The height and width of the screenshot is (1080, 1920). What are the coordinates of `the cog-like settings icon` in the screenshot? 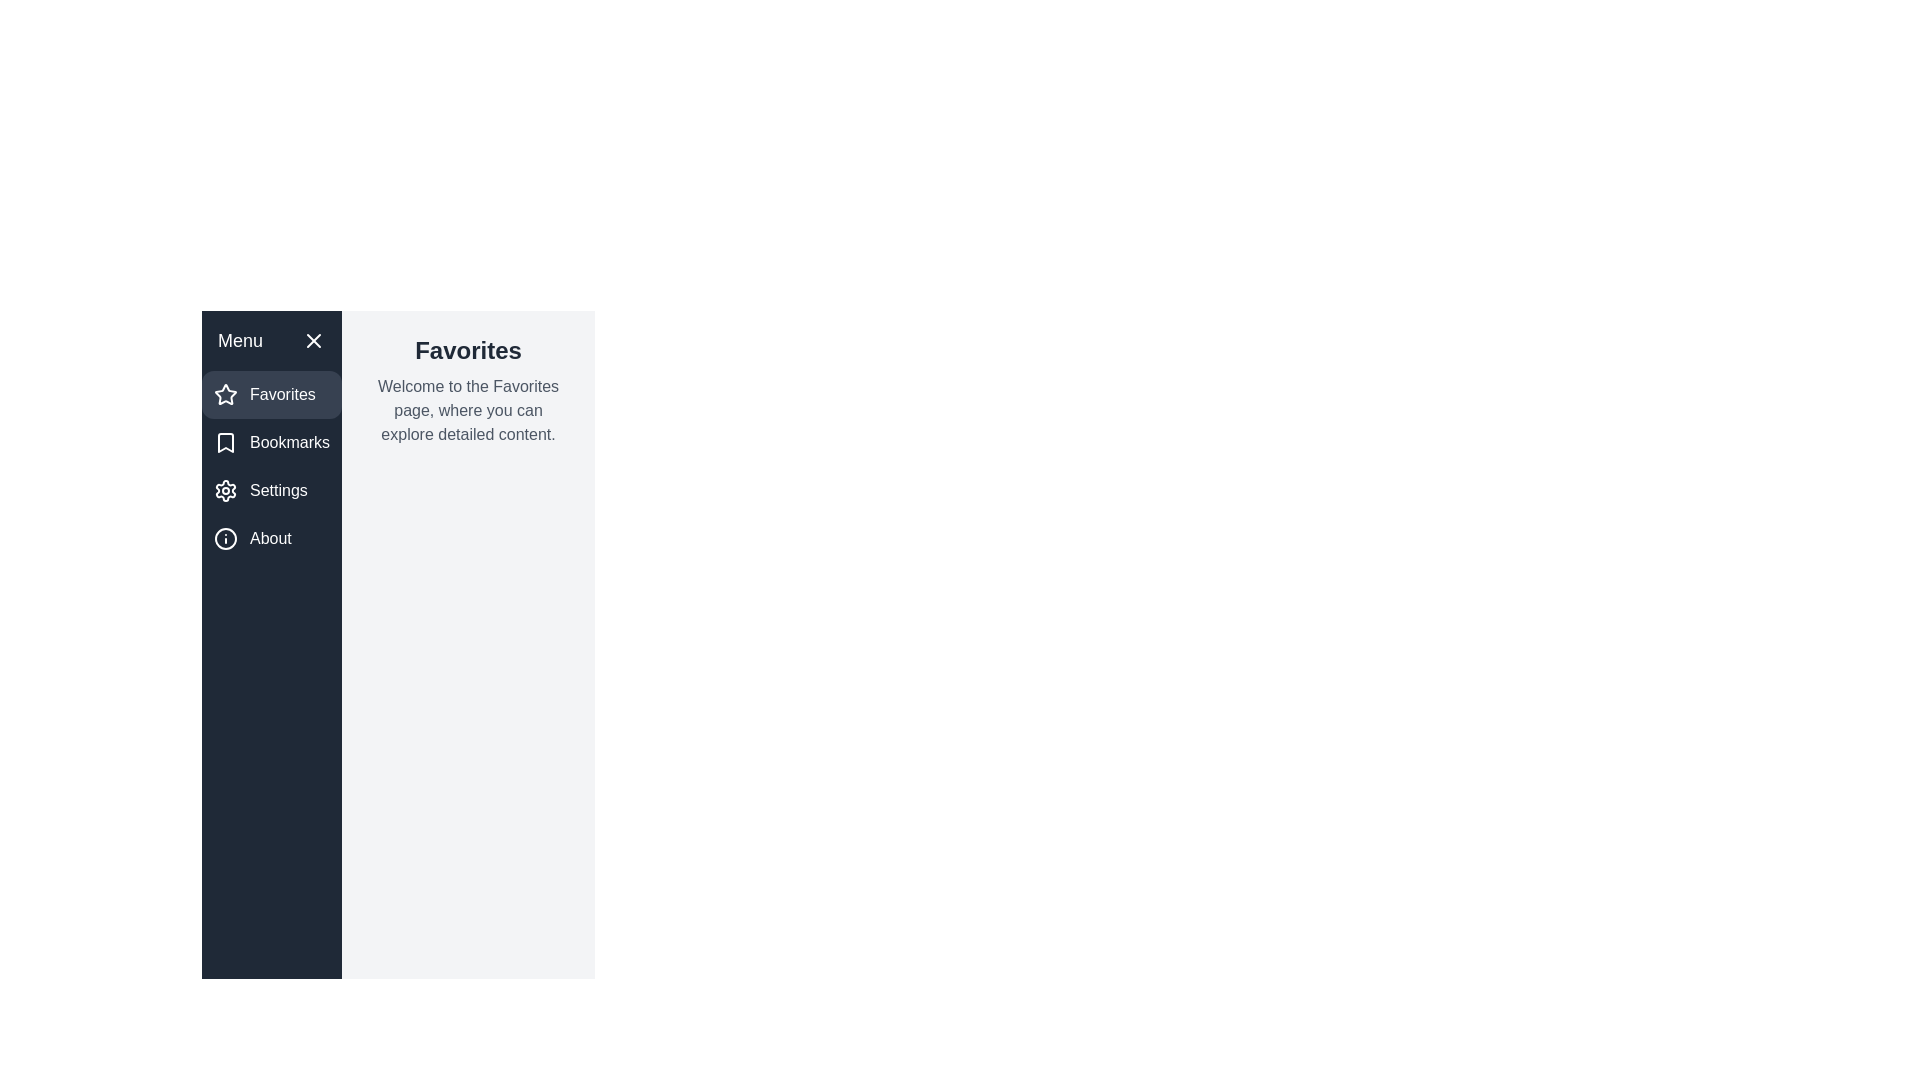 It's located at (225, 490).